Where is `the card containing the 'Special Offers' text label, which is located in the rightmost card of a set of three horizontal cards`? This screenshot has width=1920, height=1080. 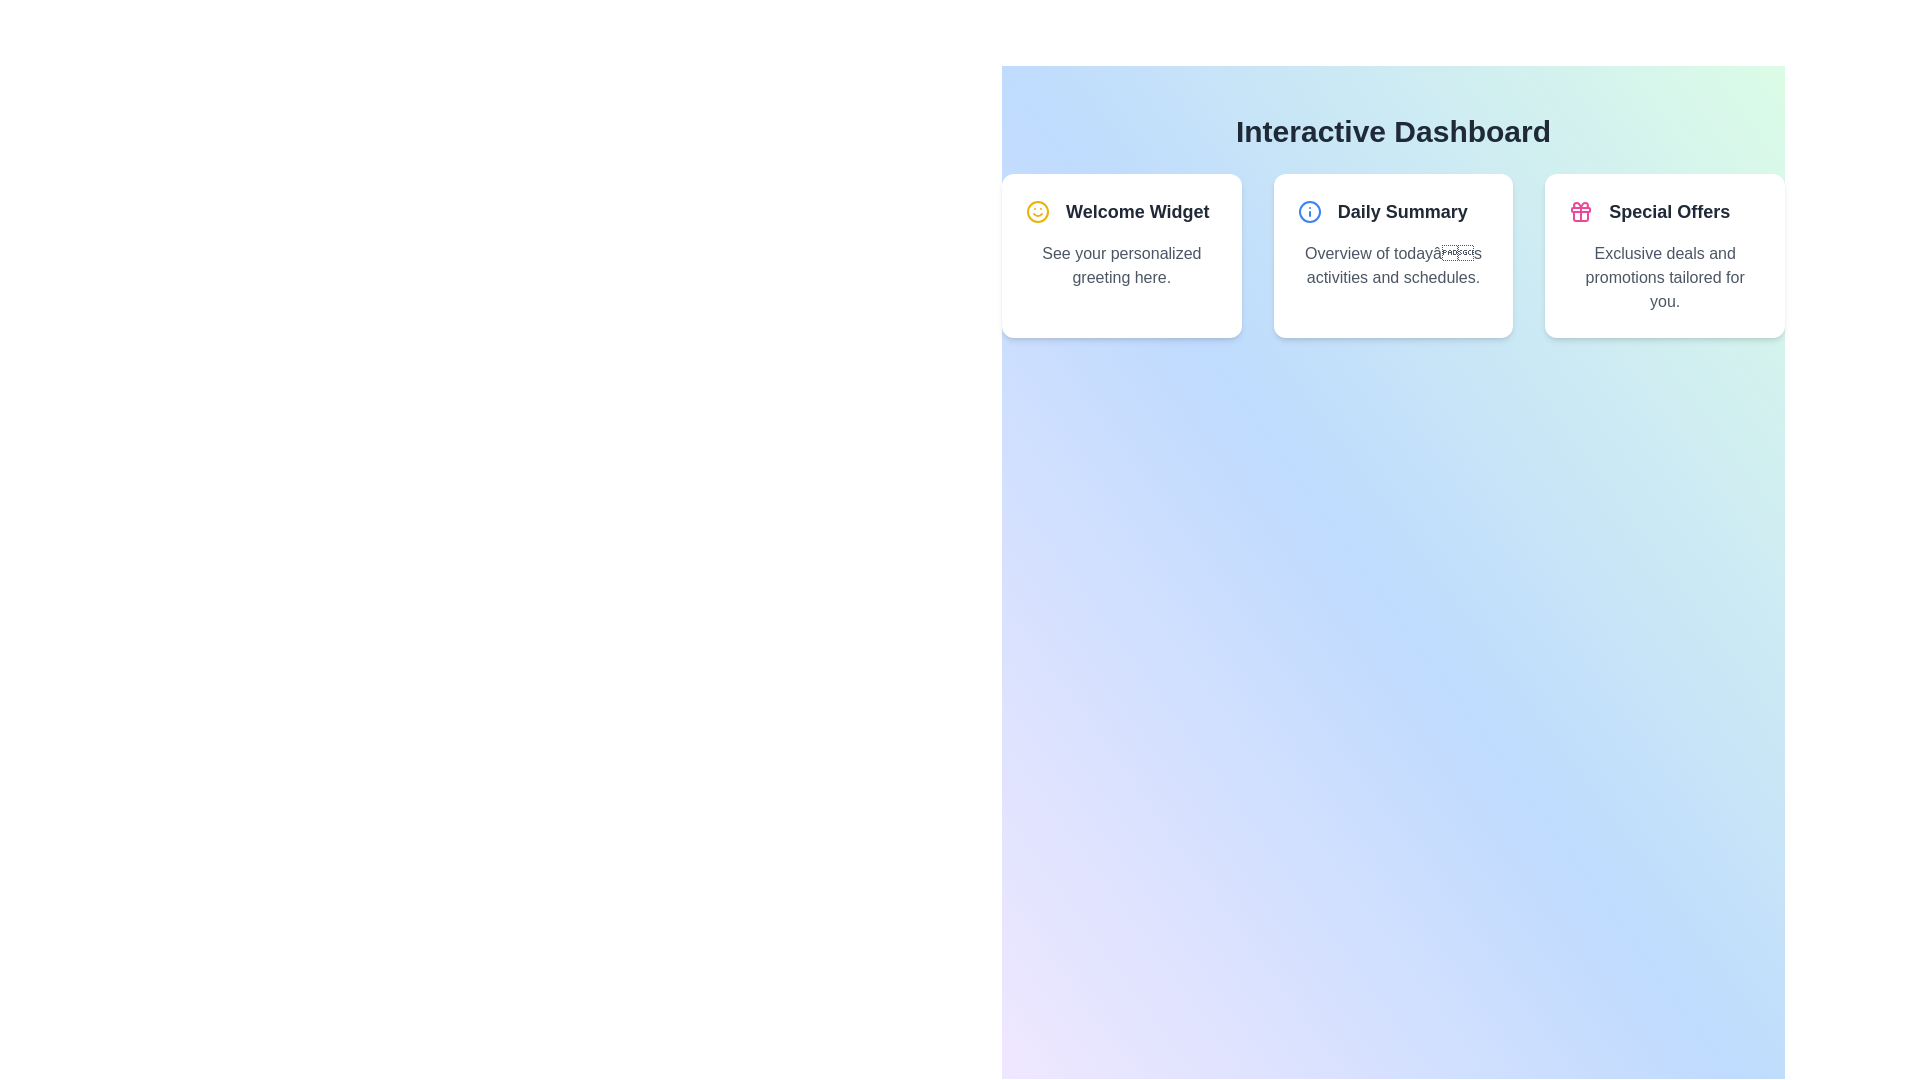 the card containing the 'Special Offers' text label, which is located in the rightmost card of a set of three horizontal cards is located at coordinates (1669, 212).